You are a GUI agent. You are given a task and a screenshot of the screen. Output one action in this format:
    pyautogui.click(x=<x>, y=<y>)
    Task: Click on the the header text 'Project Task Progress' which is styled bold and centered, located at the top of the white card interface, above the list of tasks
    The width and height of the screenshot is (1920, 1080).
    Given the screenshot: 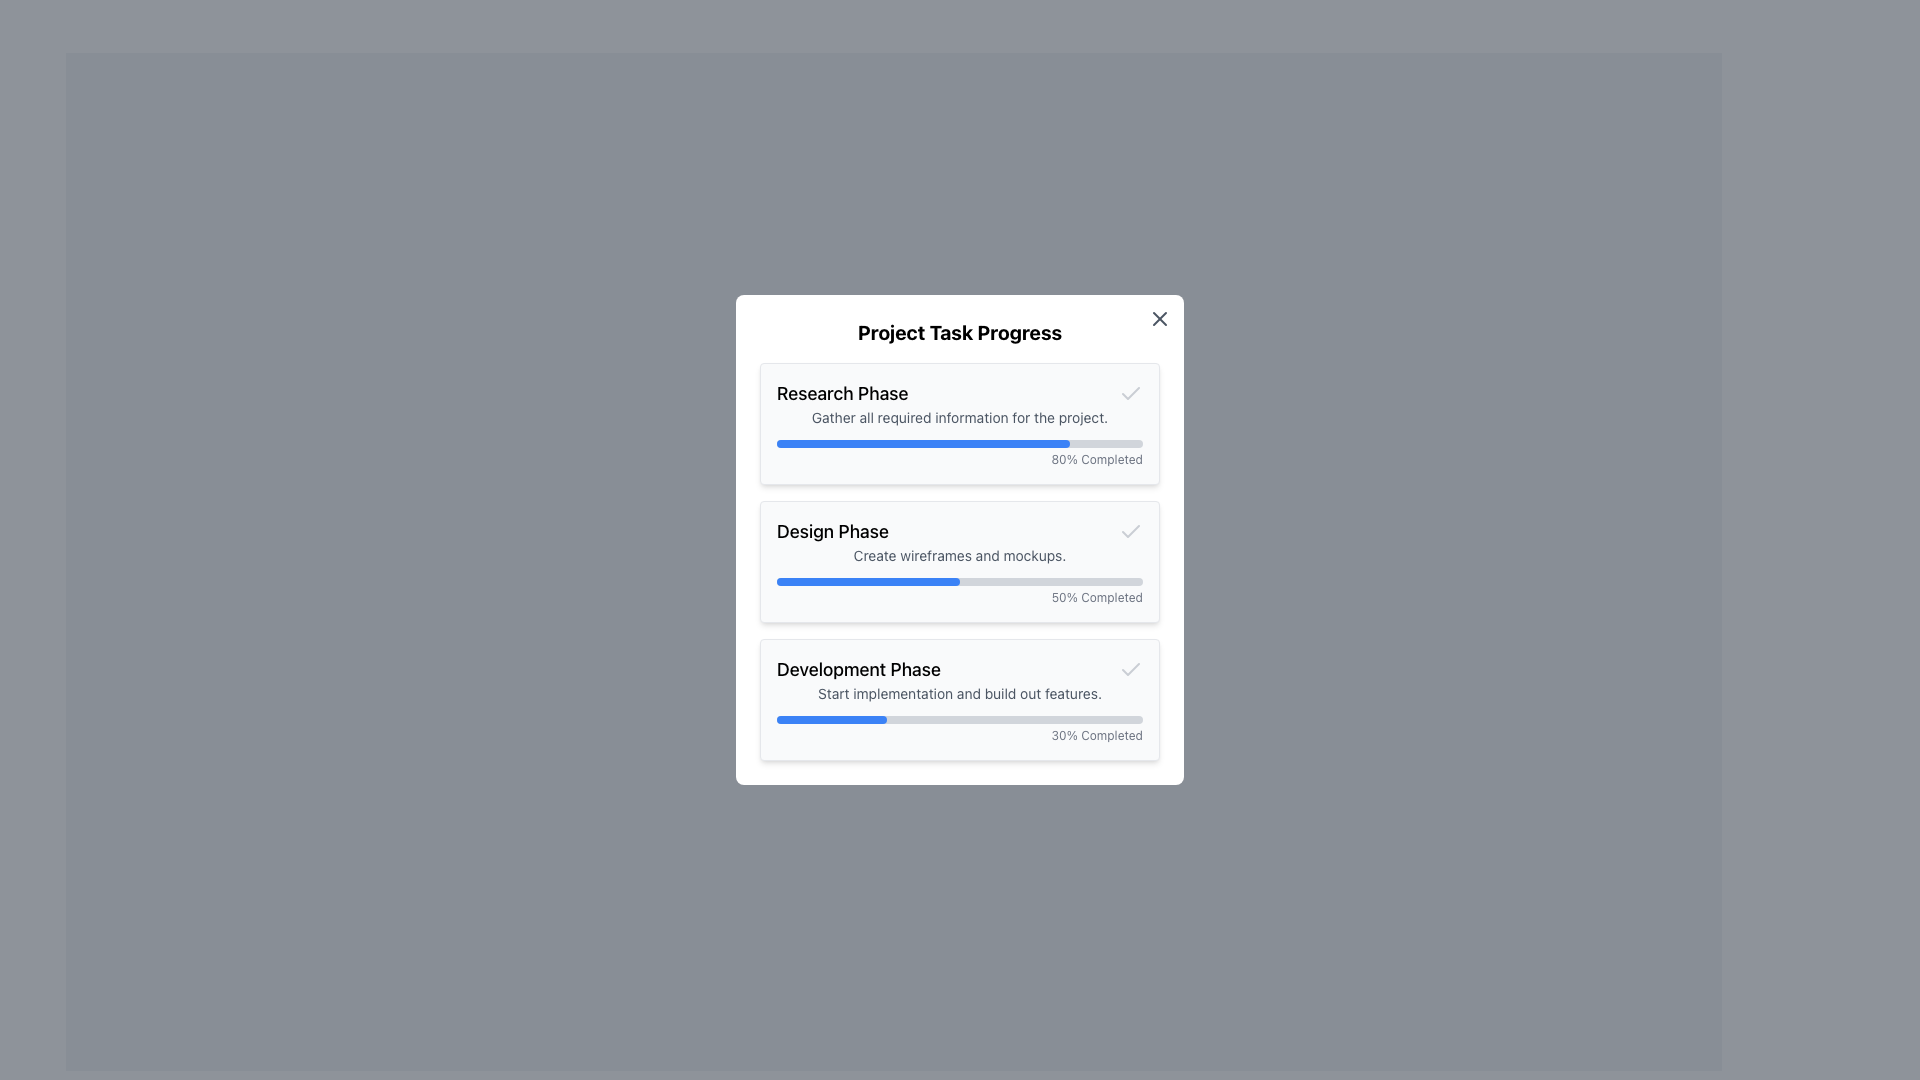 What is the action you would take?
    pyautogui.click(x=960, y=331)
    